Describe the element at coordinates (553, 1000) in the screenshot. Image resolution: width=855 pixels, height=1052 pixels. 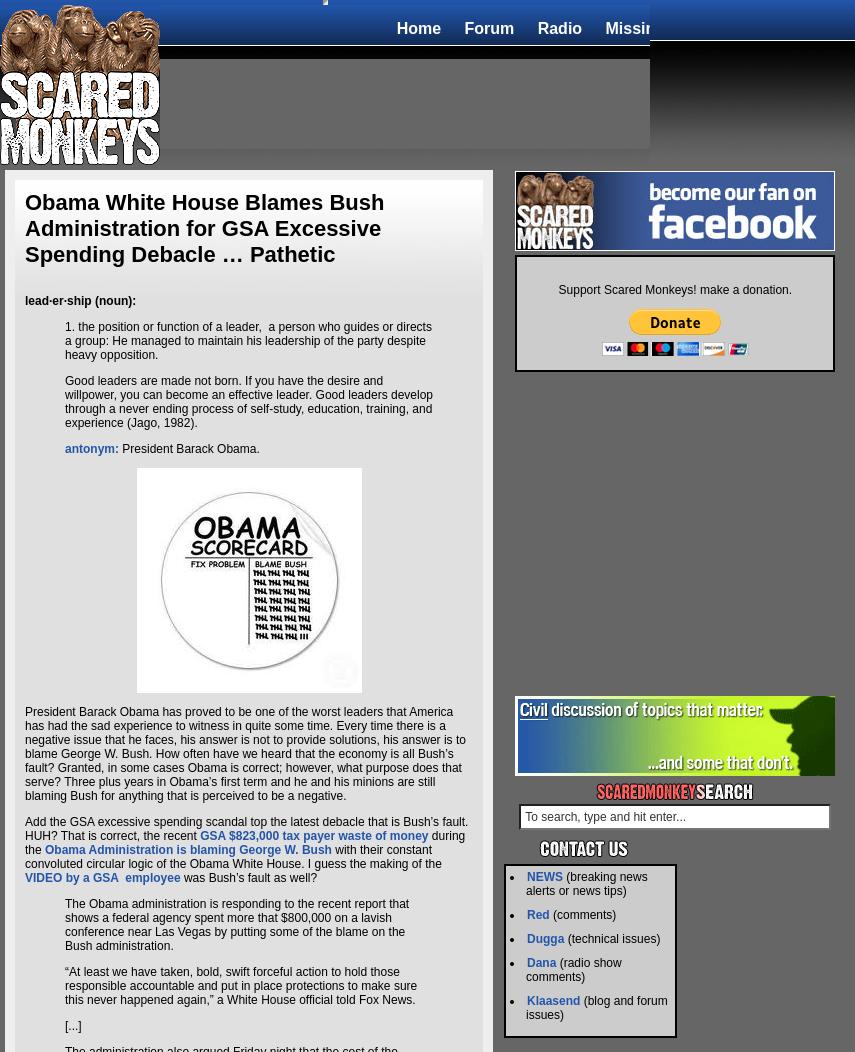
I see `'Klaasend'` at that location.